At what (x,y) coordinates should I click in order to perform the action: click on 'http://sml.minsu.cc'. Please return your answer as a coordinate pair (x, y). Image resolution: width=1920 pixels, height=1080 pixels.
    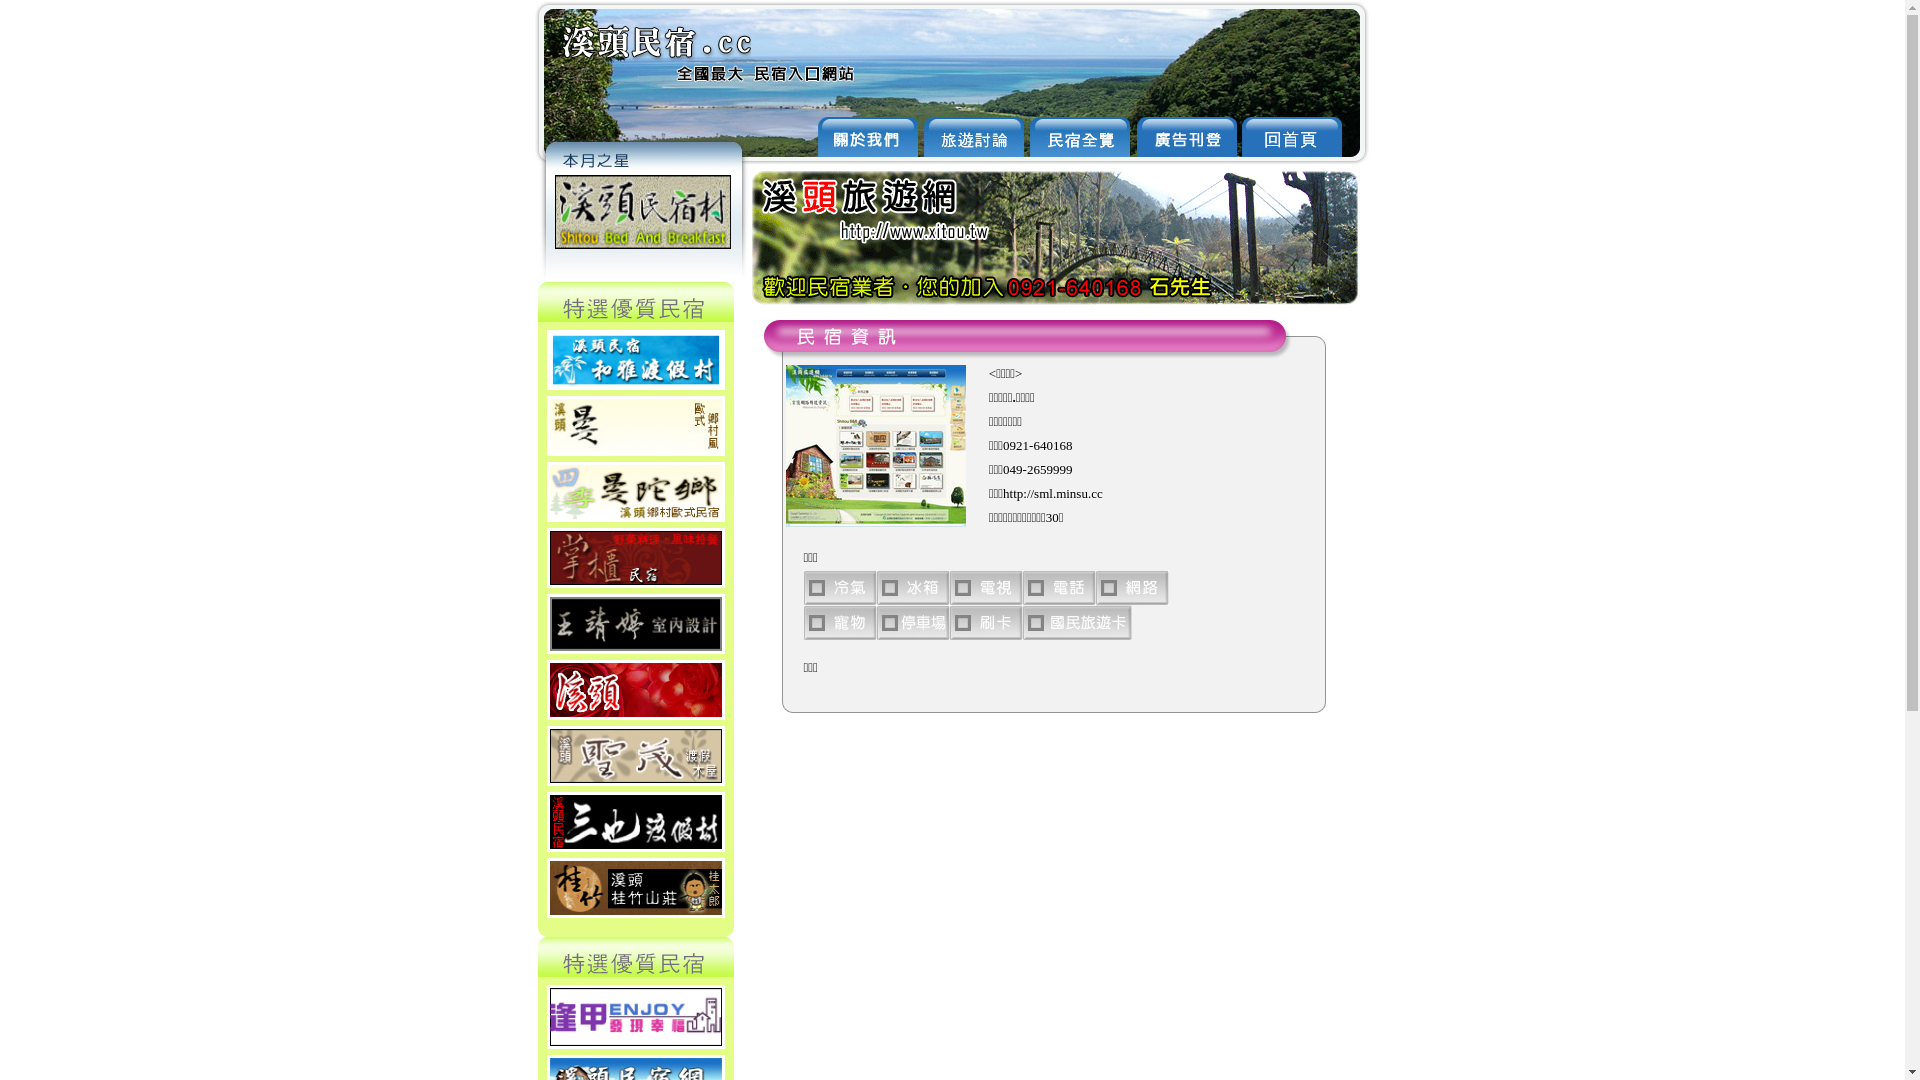
    Looking at the image, I should click on (1051, 493).